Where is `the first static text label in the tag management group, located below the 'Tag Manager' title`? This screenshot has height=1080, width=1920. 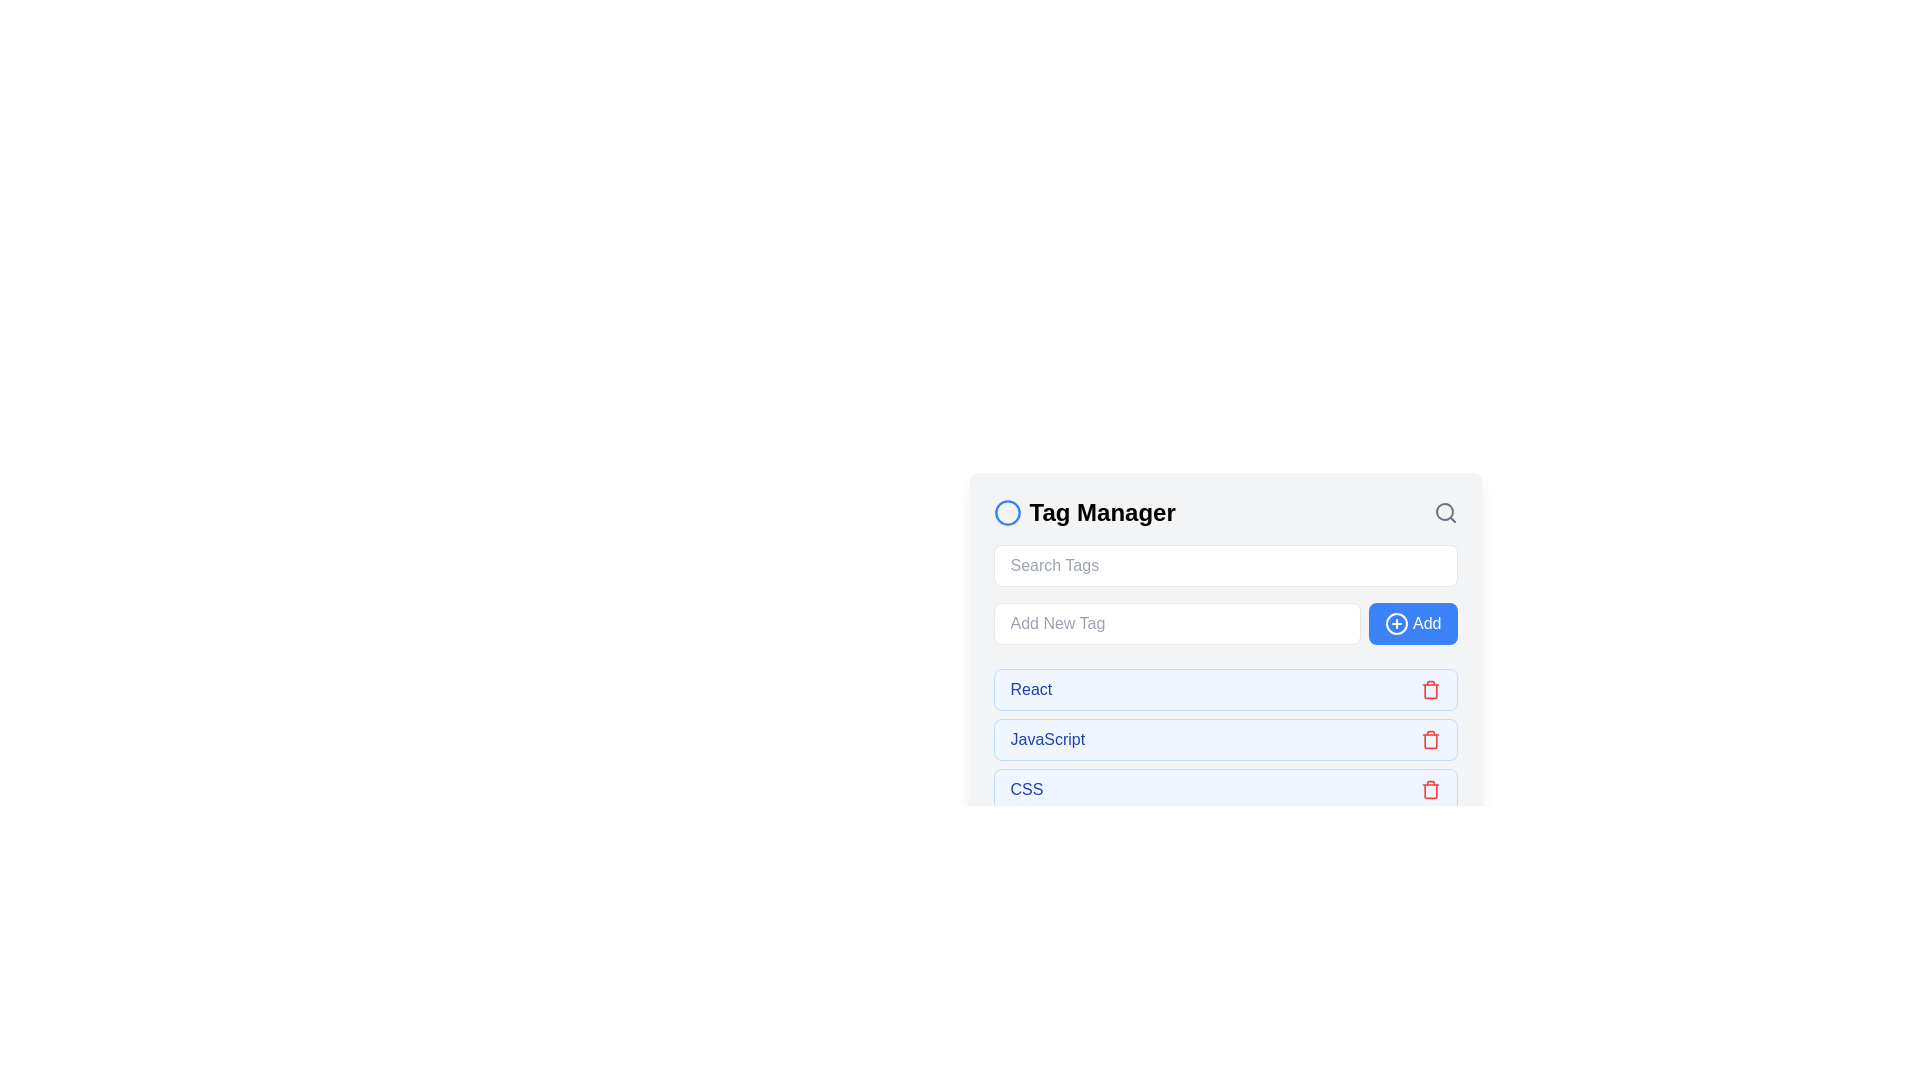 the first static text label in the tag management group, located below the 'Tag Manager' title is located at coordinates (1031, 689).